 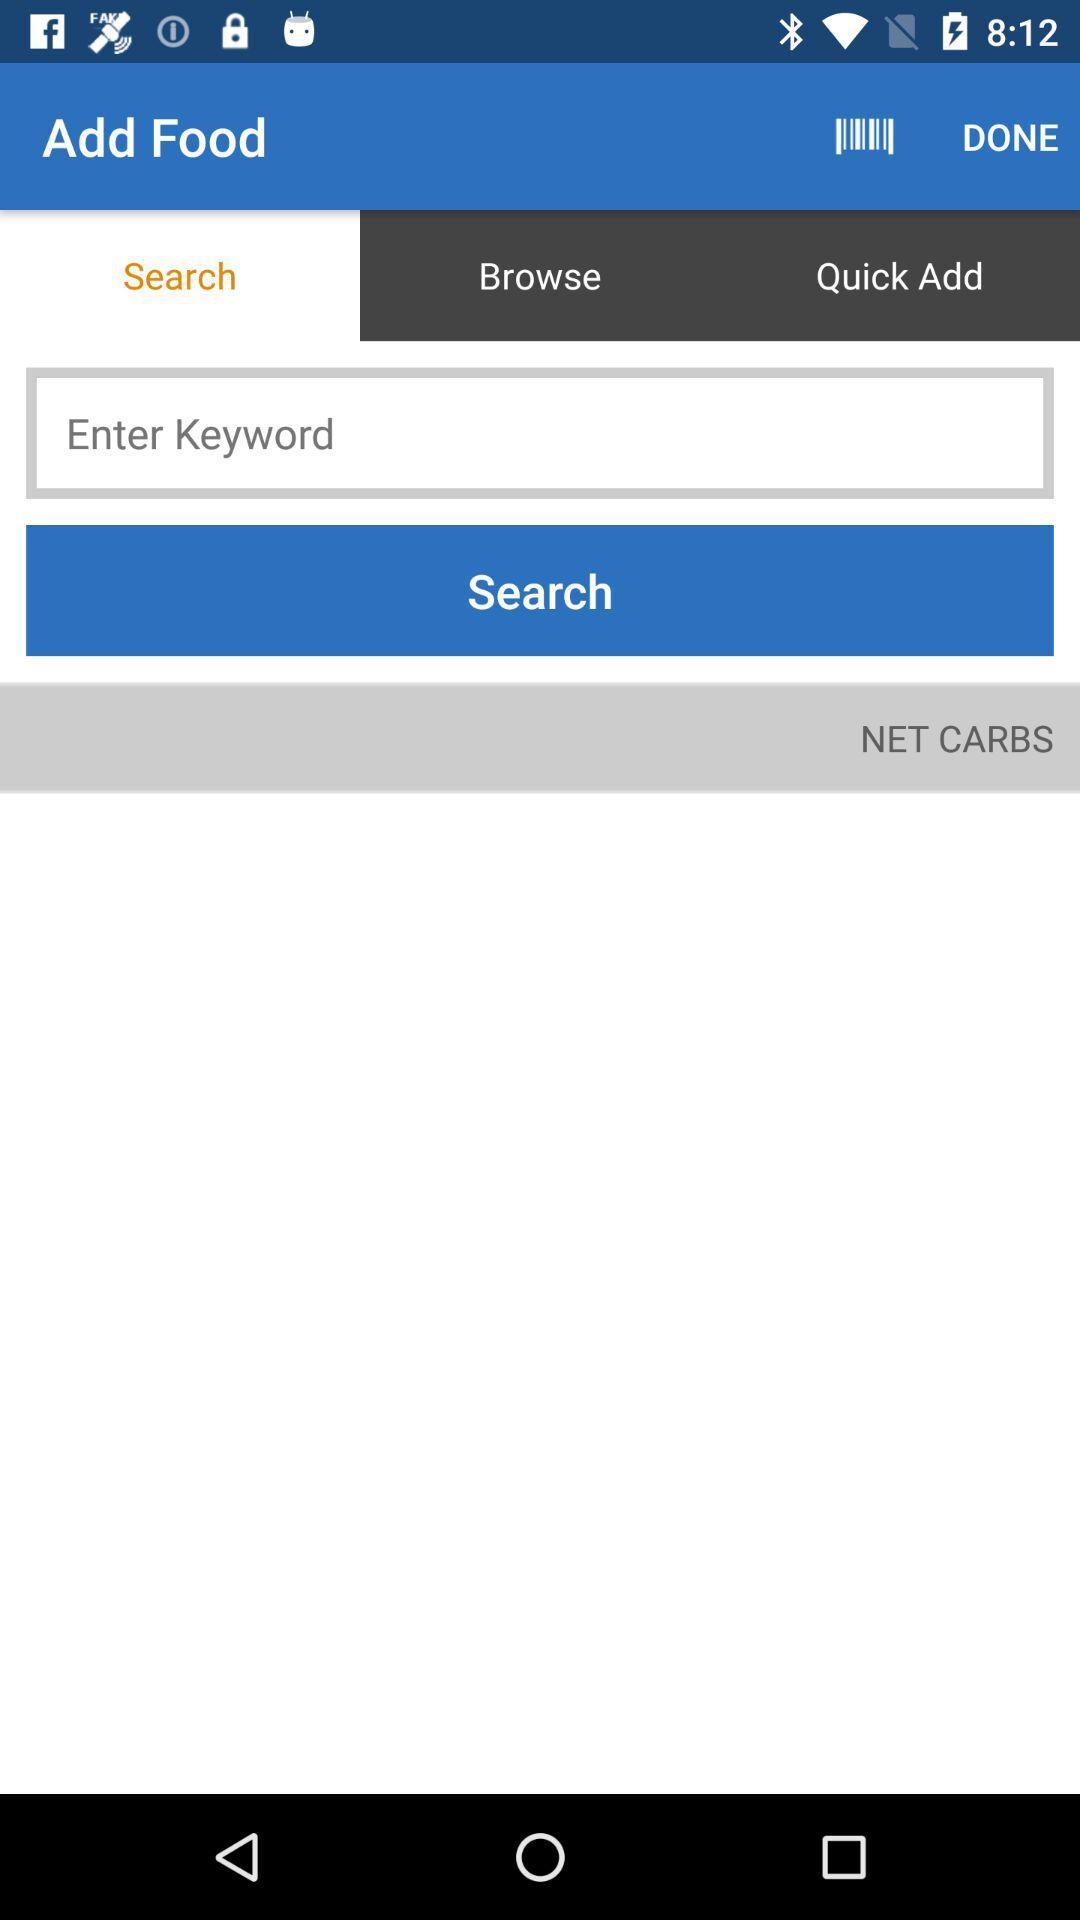 What do you see at coordinates (540, 432) in the screenshot?
I see `keyword to search` at bounding box center [540, 432].